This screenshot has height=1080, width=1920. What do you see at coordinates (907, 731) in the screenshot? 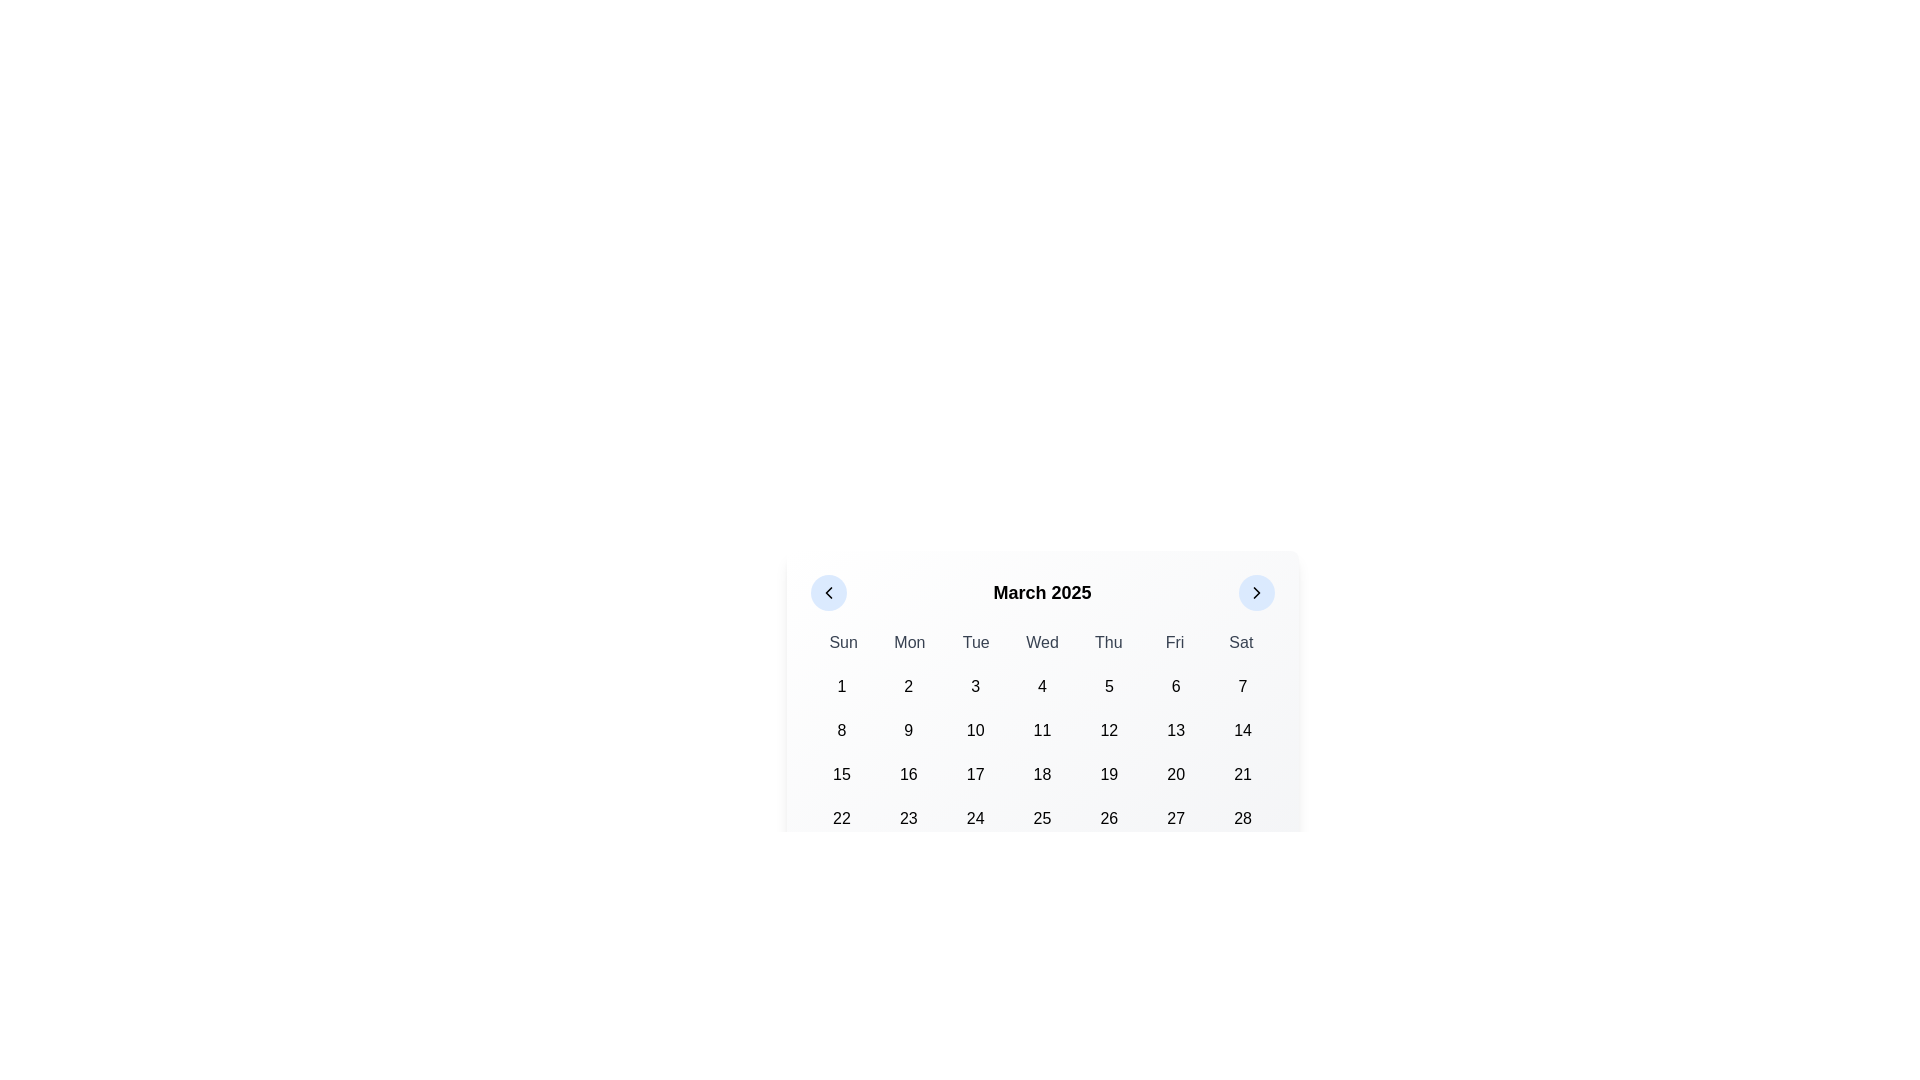
I see `the button for selecting the ninth day of the month located in the second row of the calendar grid, specifically in the 'Sun' column` at bounding box center [907, 731].